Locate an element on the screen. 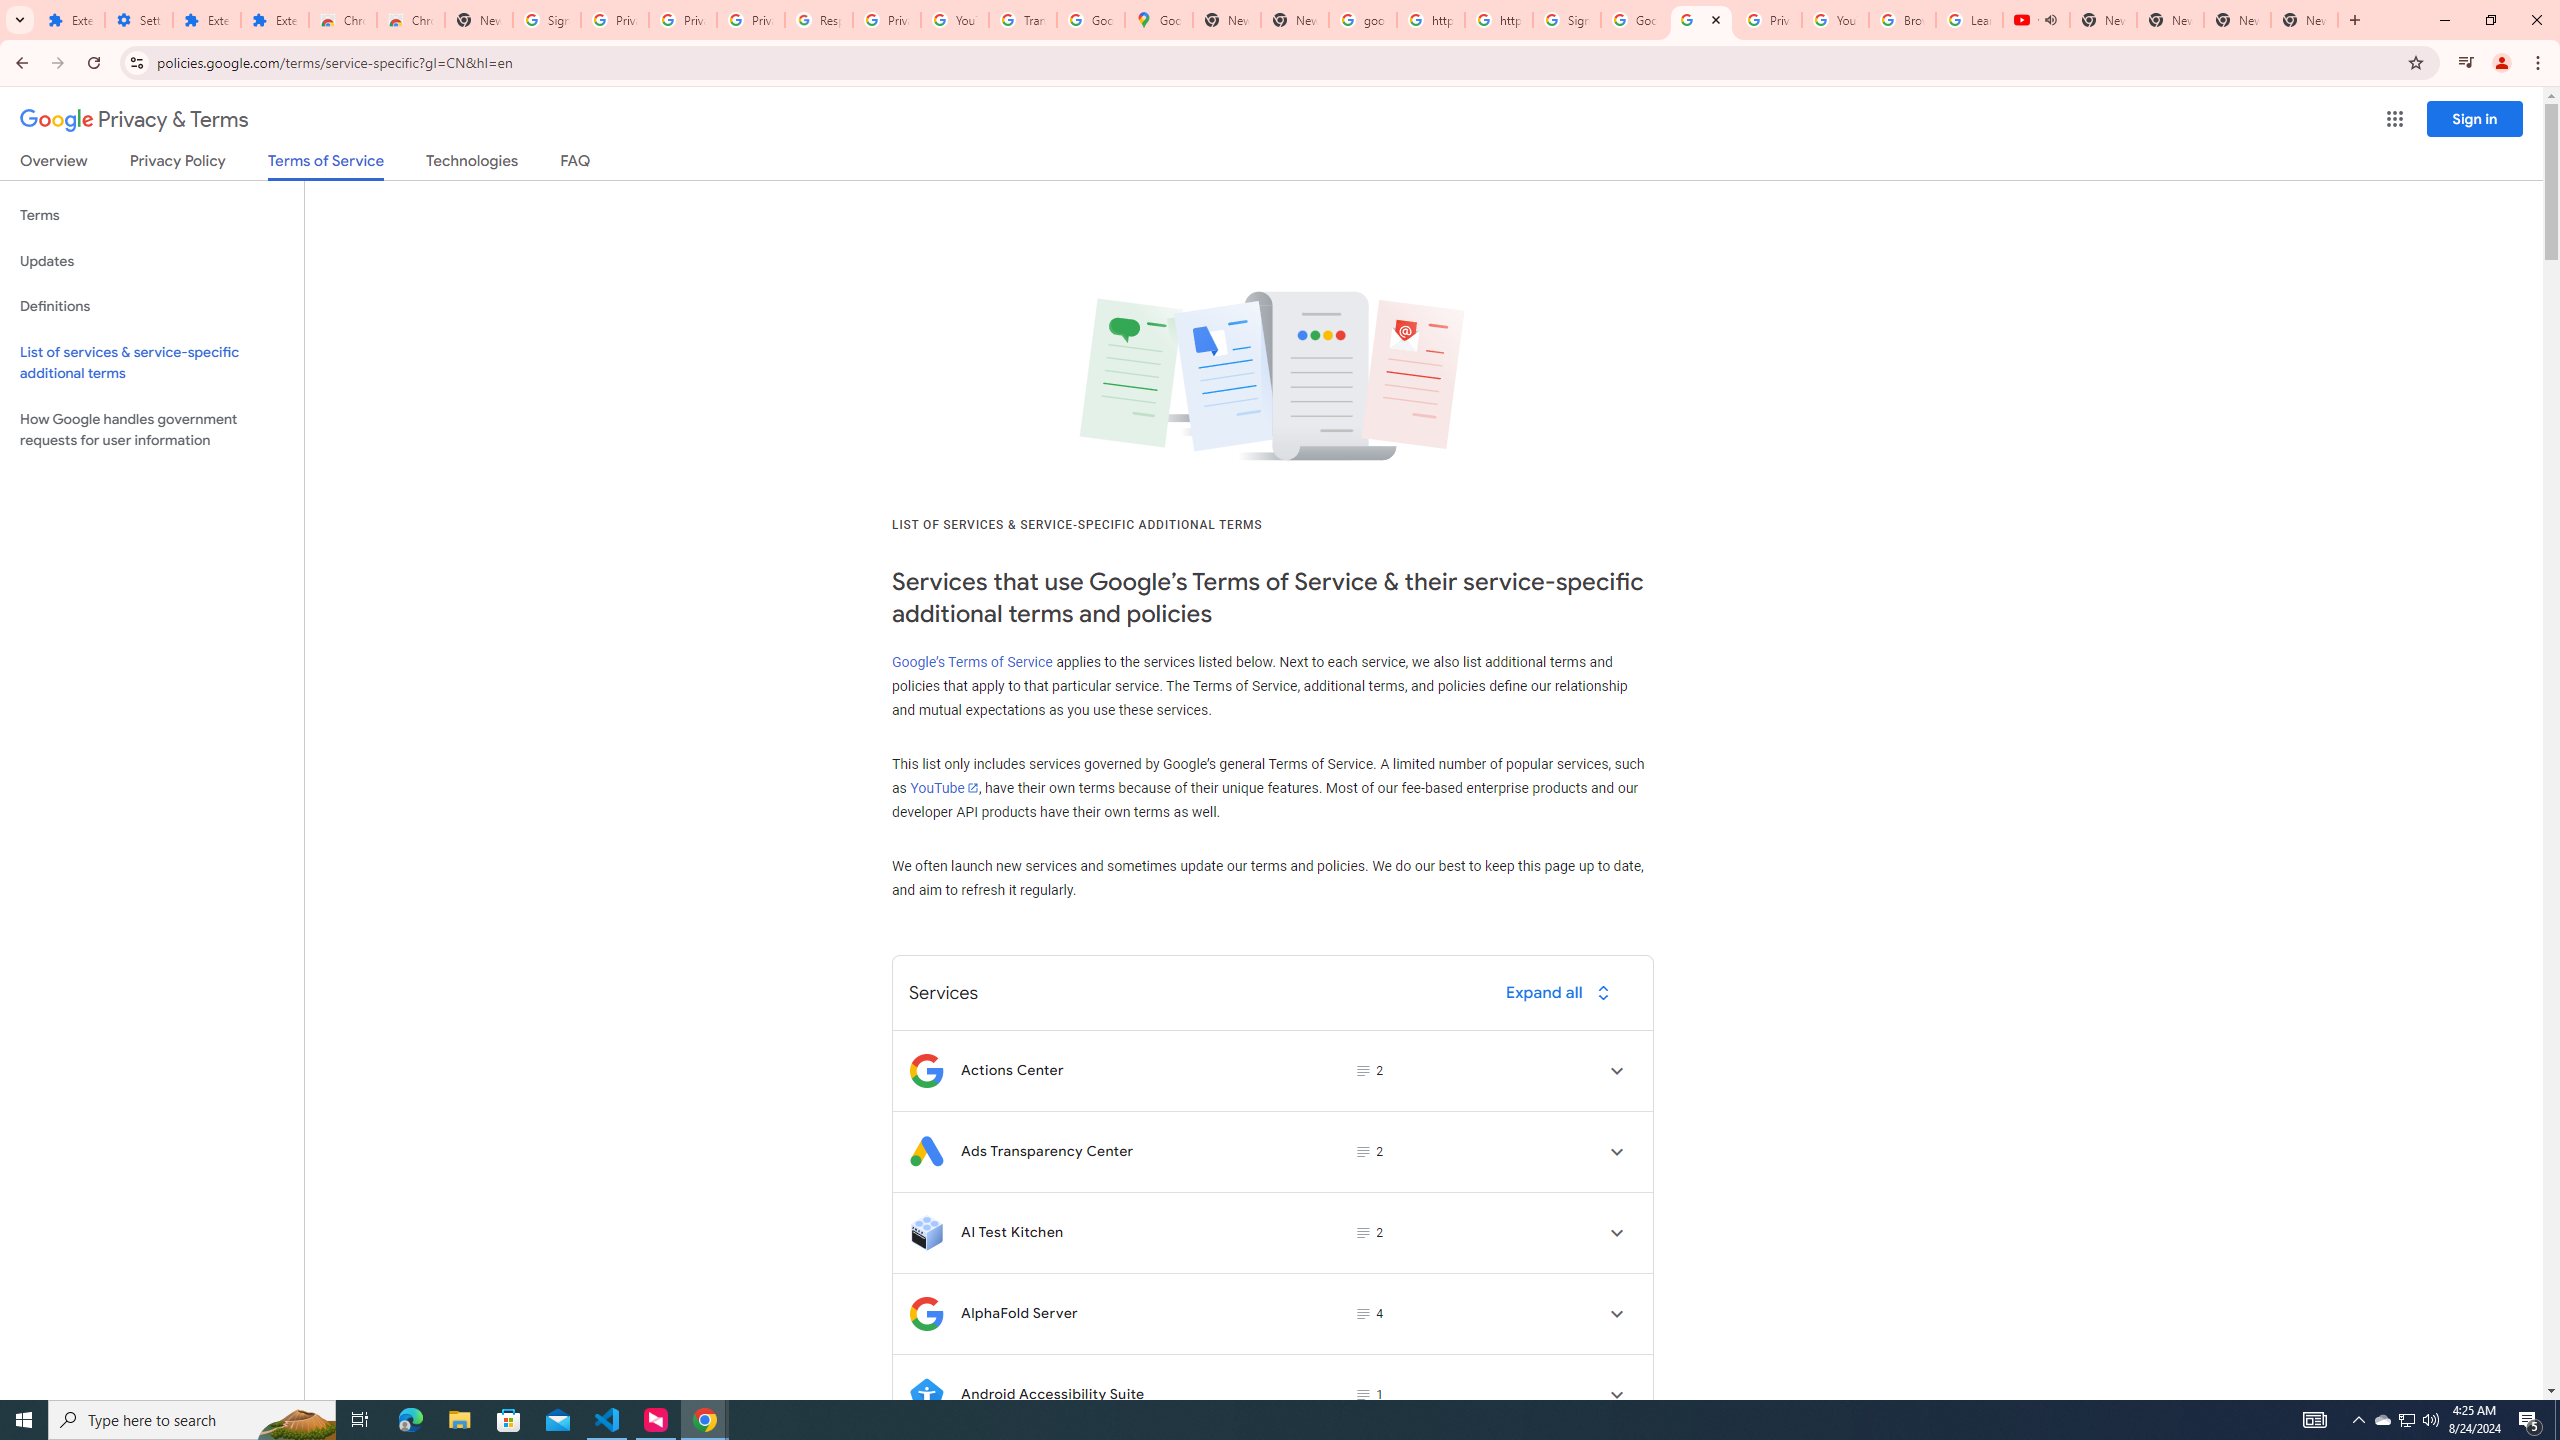  'Expand all' is located at coordinates (1561, 991).